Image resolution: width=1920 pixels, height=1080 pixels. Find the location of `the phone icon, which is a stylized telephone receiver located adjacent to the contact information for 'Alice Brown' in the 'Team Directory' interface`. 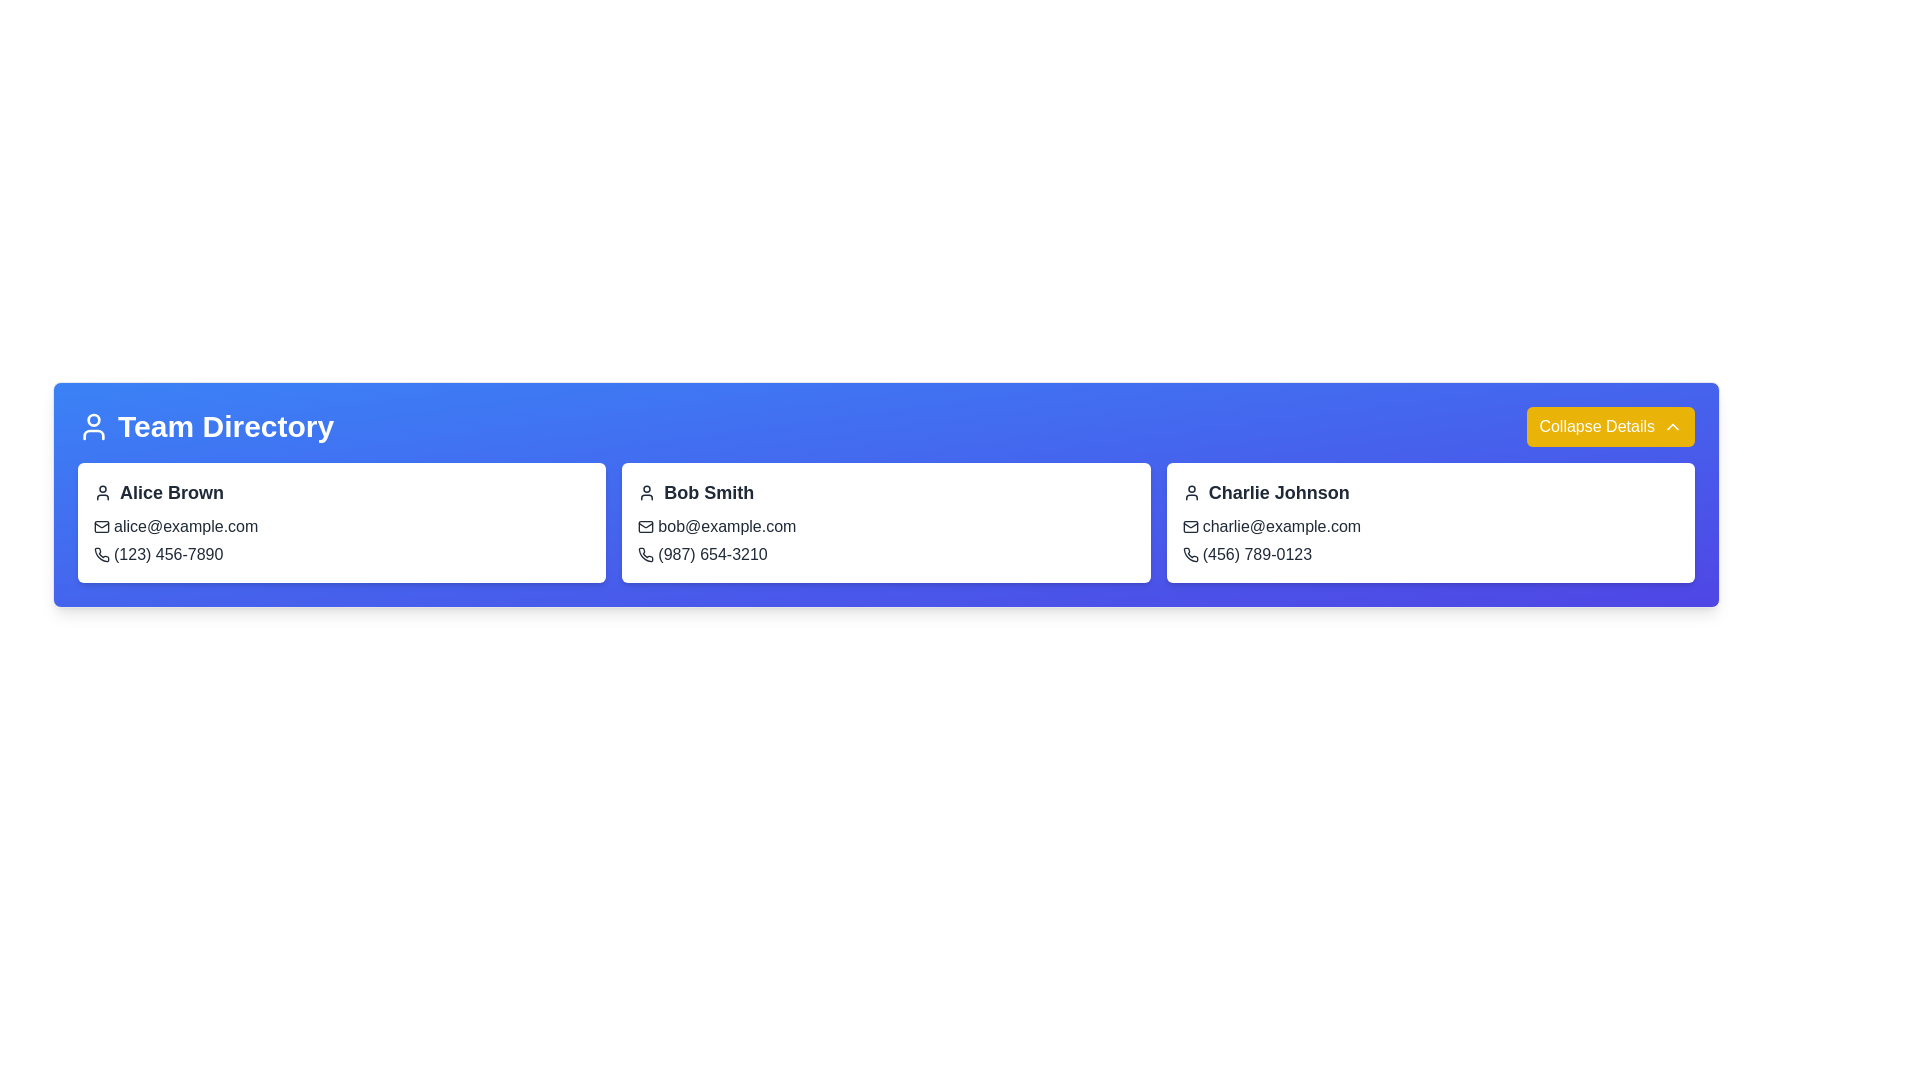

the phone icon, which is a stylized telephone receiver located adjacent to the contact information for 'Alice Brown' in the 'Team Directory' interface is located at coordinates (100, 555).